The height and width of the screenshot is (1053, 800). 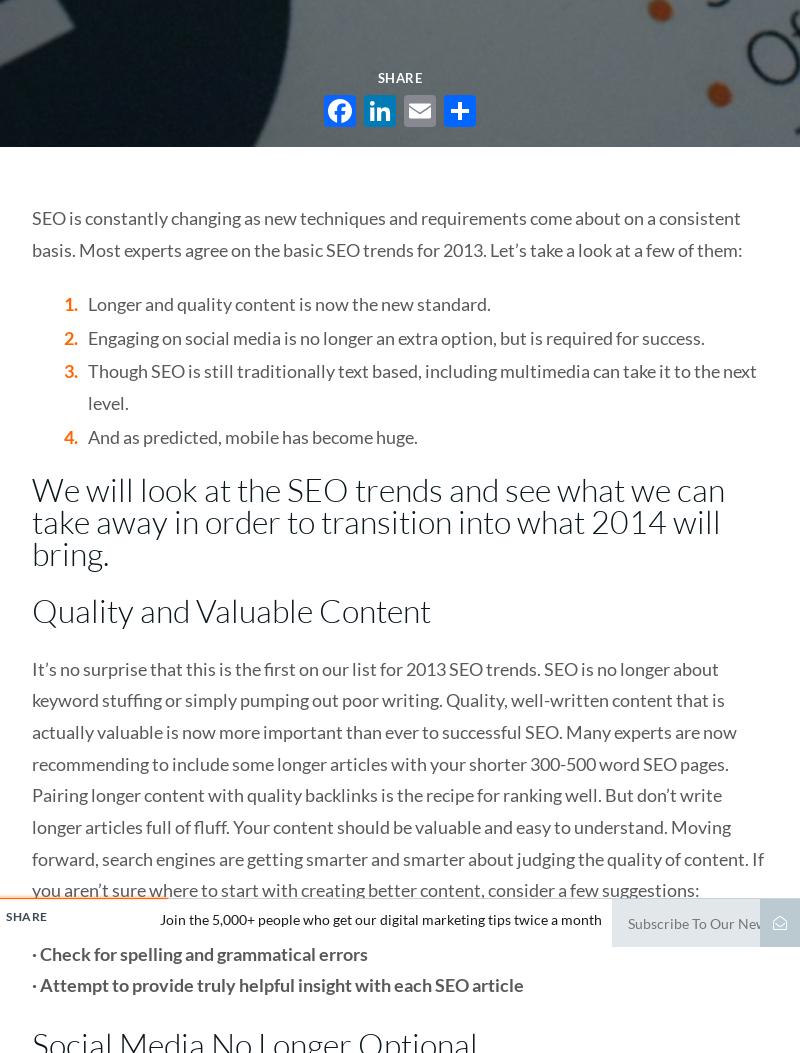 I want to click on 'We will look at the SEO trends and see what we can take away in order to transition into what 2014 will bring.', so click(x=377, y=521).